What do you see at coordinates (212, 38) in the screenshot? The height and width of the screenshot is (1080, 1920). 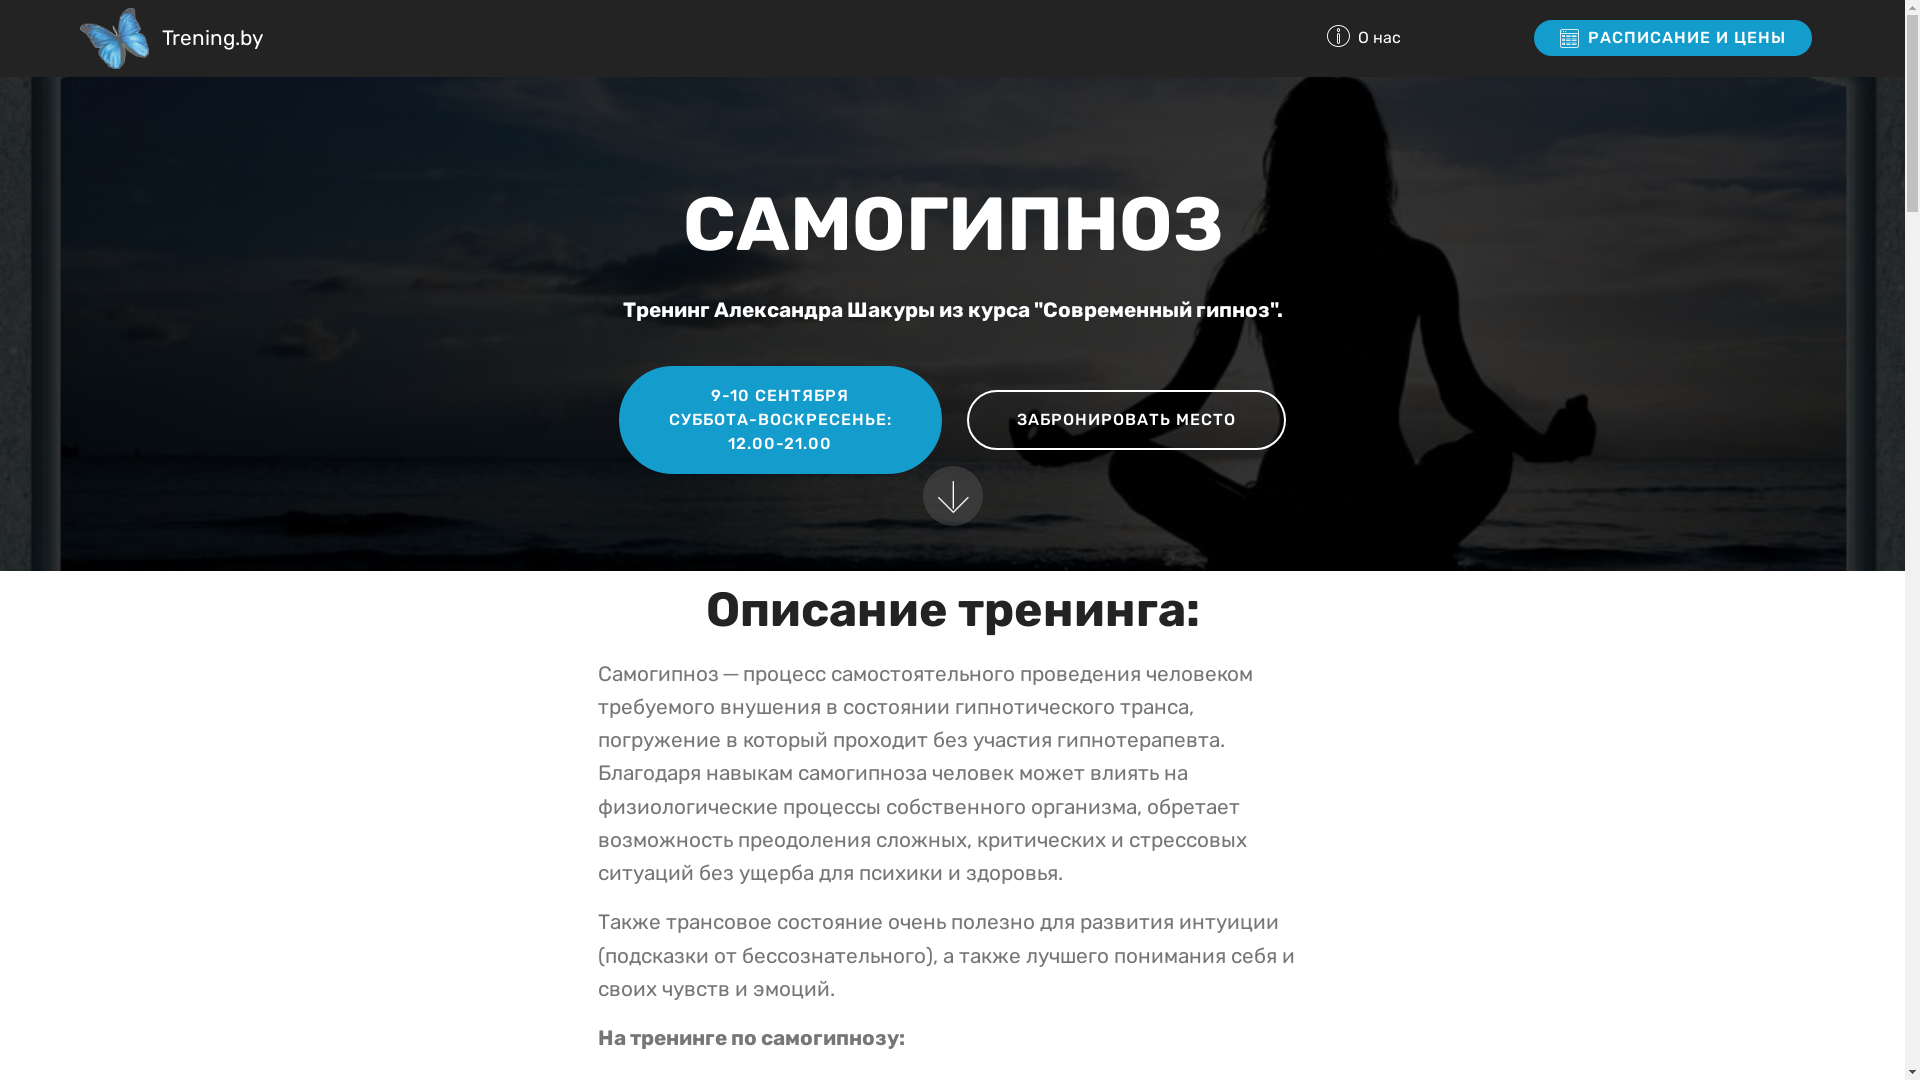 I see `'Trening.by'` at bounding box center [212, 38].